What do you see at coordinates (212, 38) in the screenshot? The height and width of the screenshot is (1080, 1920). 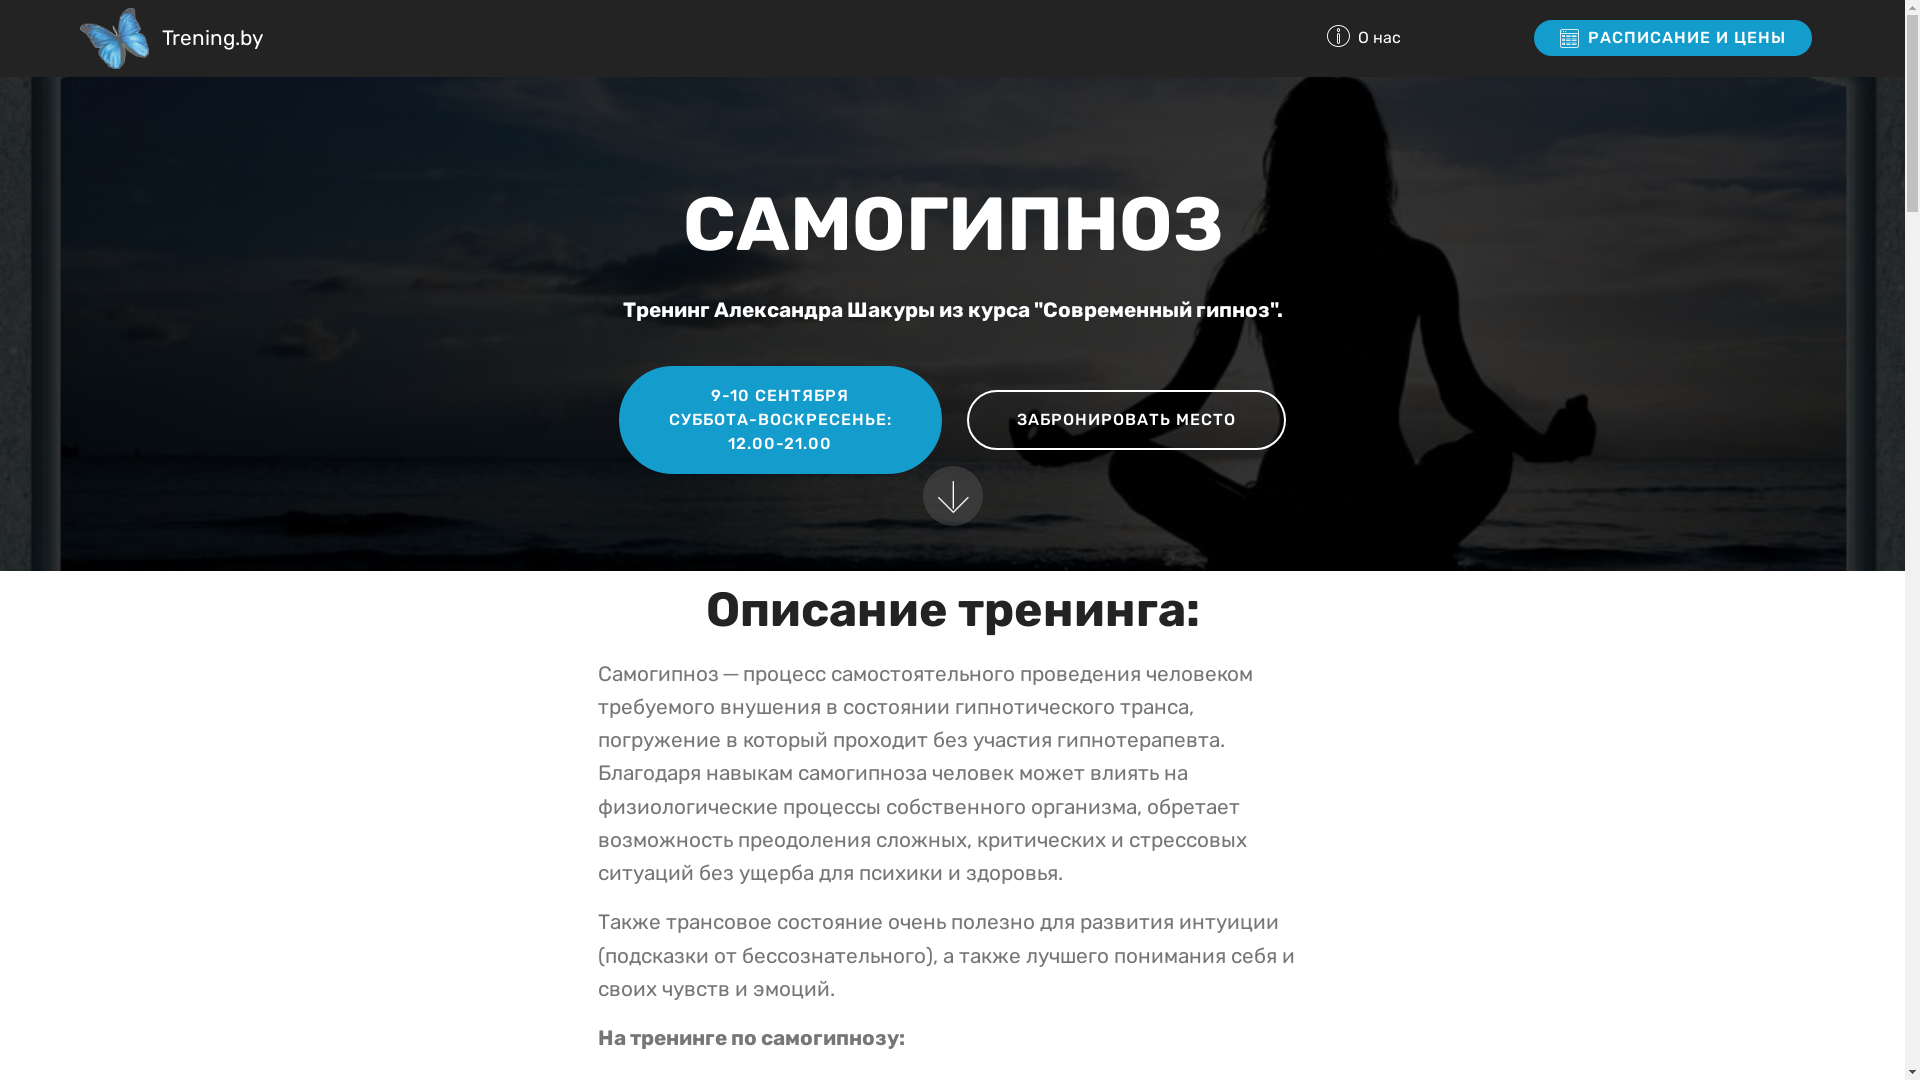 I see `'Trening.by'` at bounding box center [212, 38].